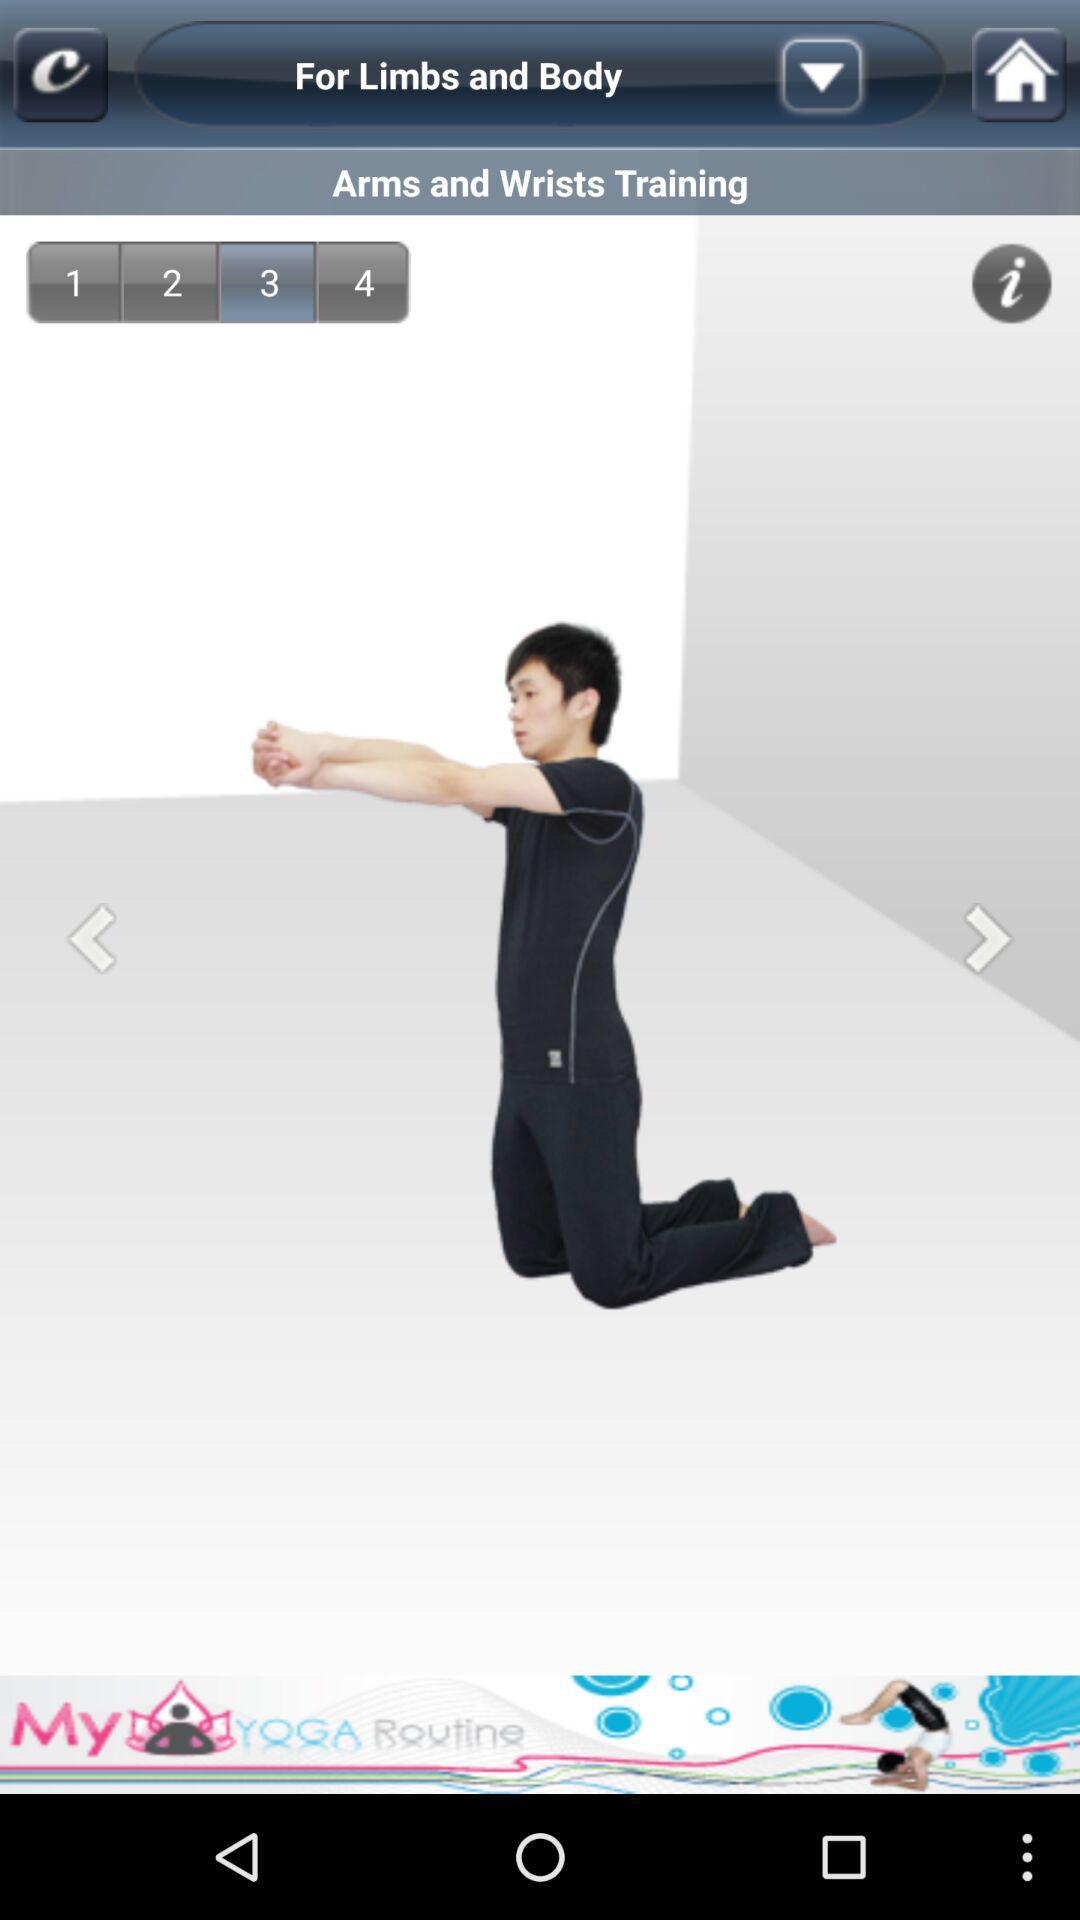 The height and width of the screenshot is (1920, 1080). I want to click on item next to 3 app, so click(364, 281).